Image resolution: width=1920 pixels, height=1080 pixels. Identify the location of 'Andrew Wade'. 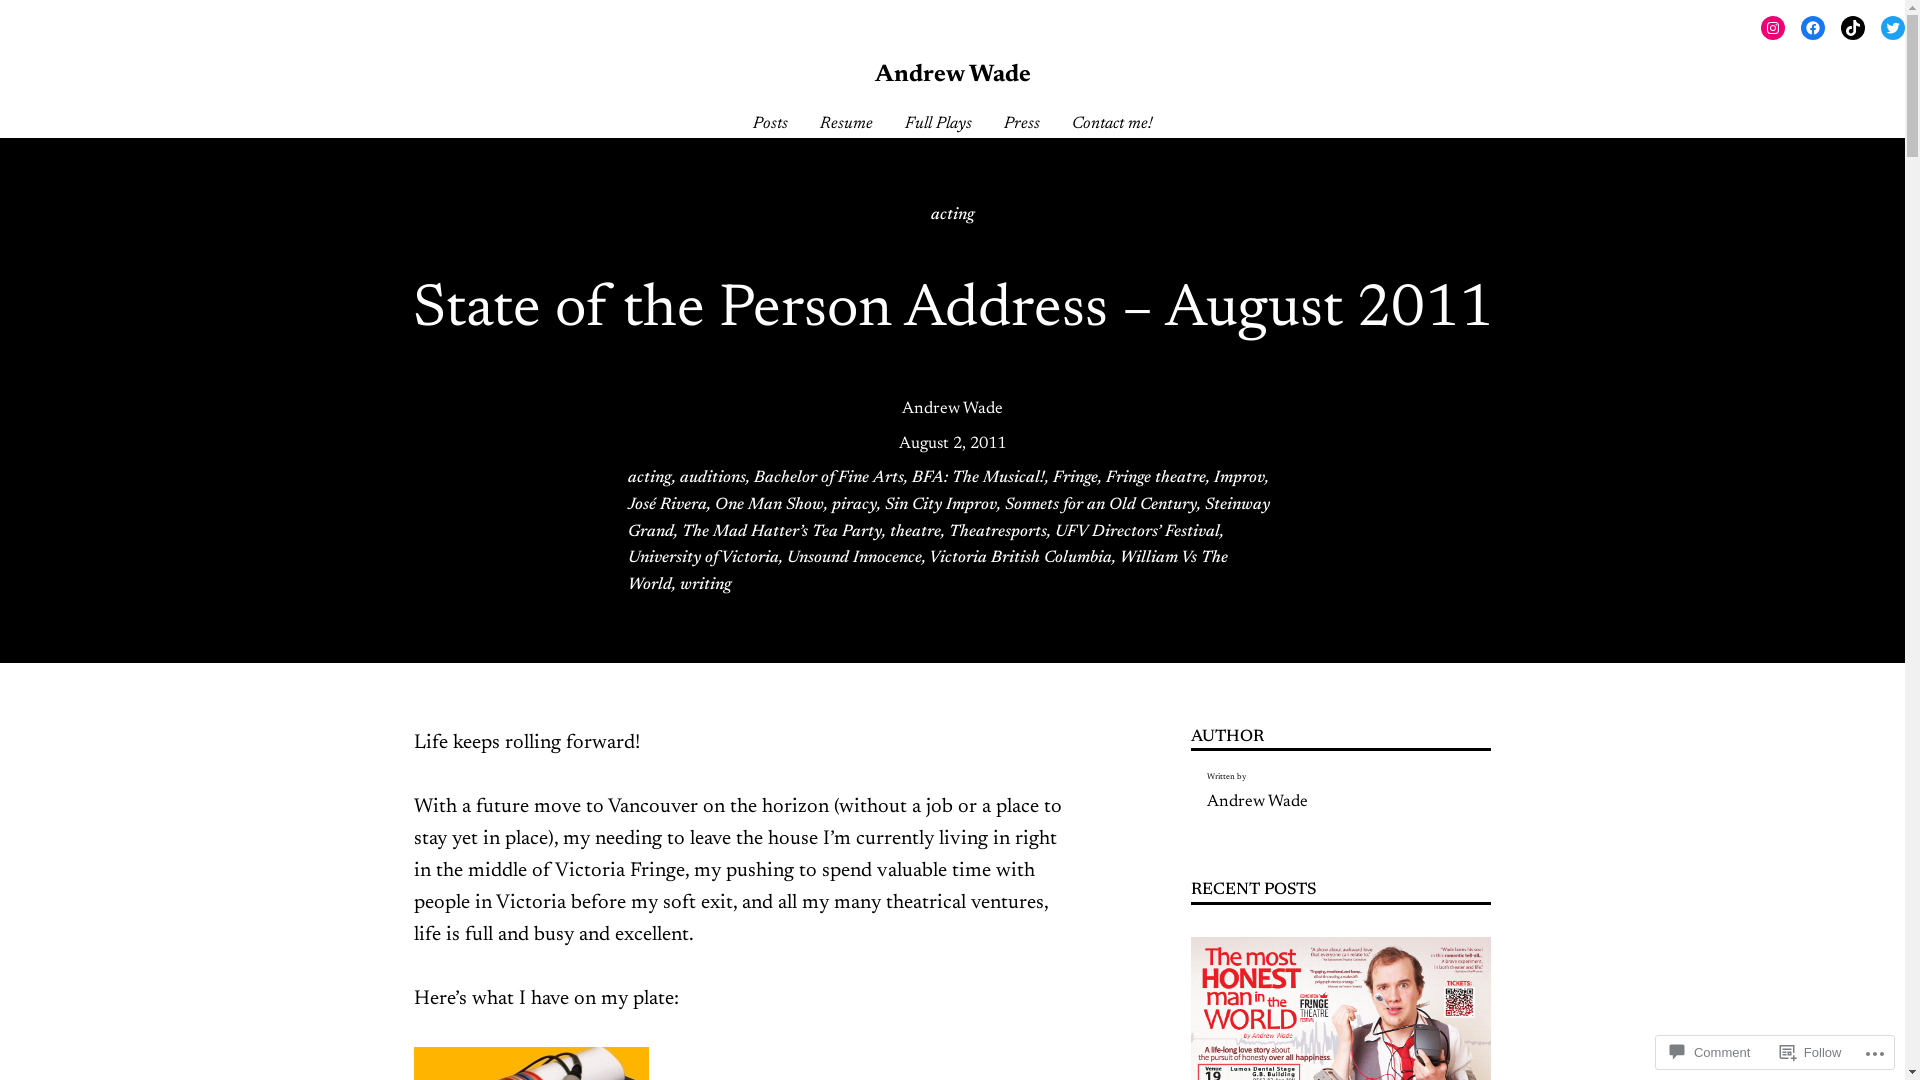
(951, 407).